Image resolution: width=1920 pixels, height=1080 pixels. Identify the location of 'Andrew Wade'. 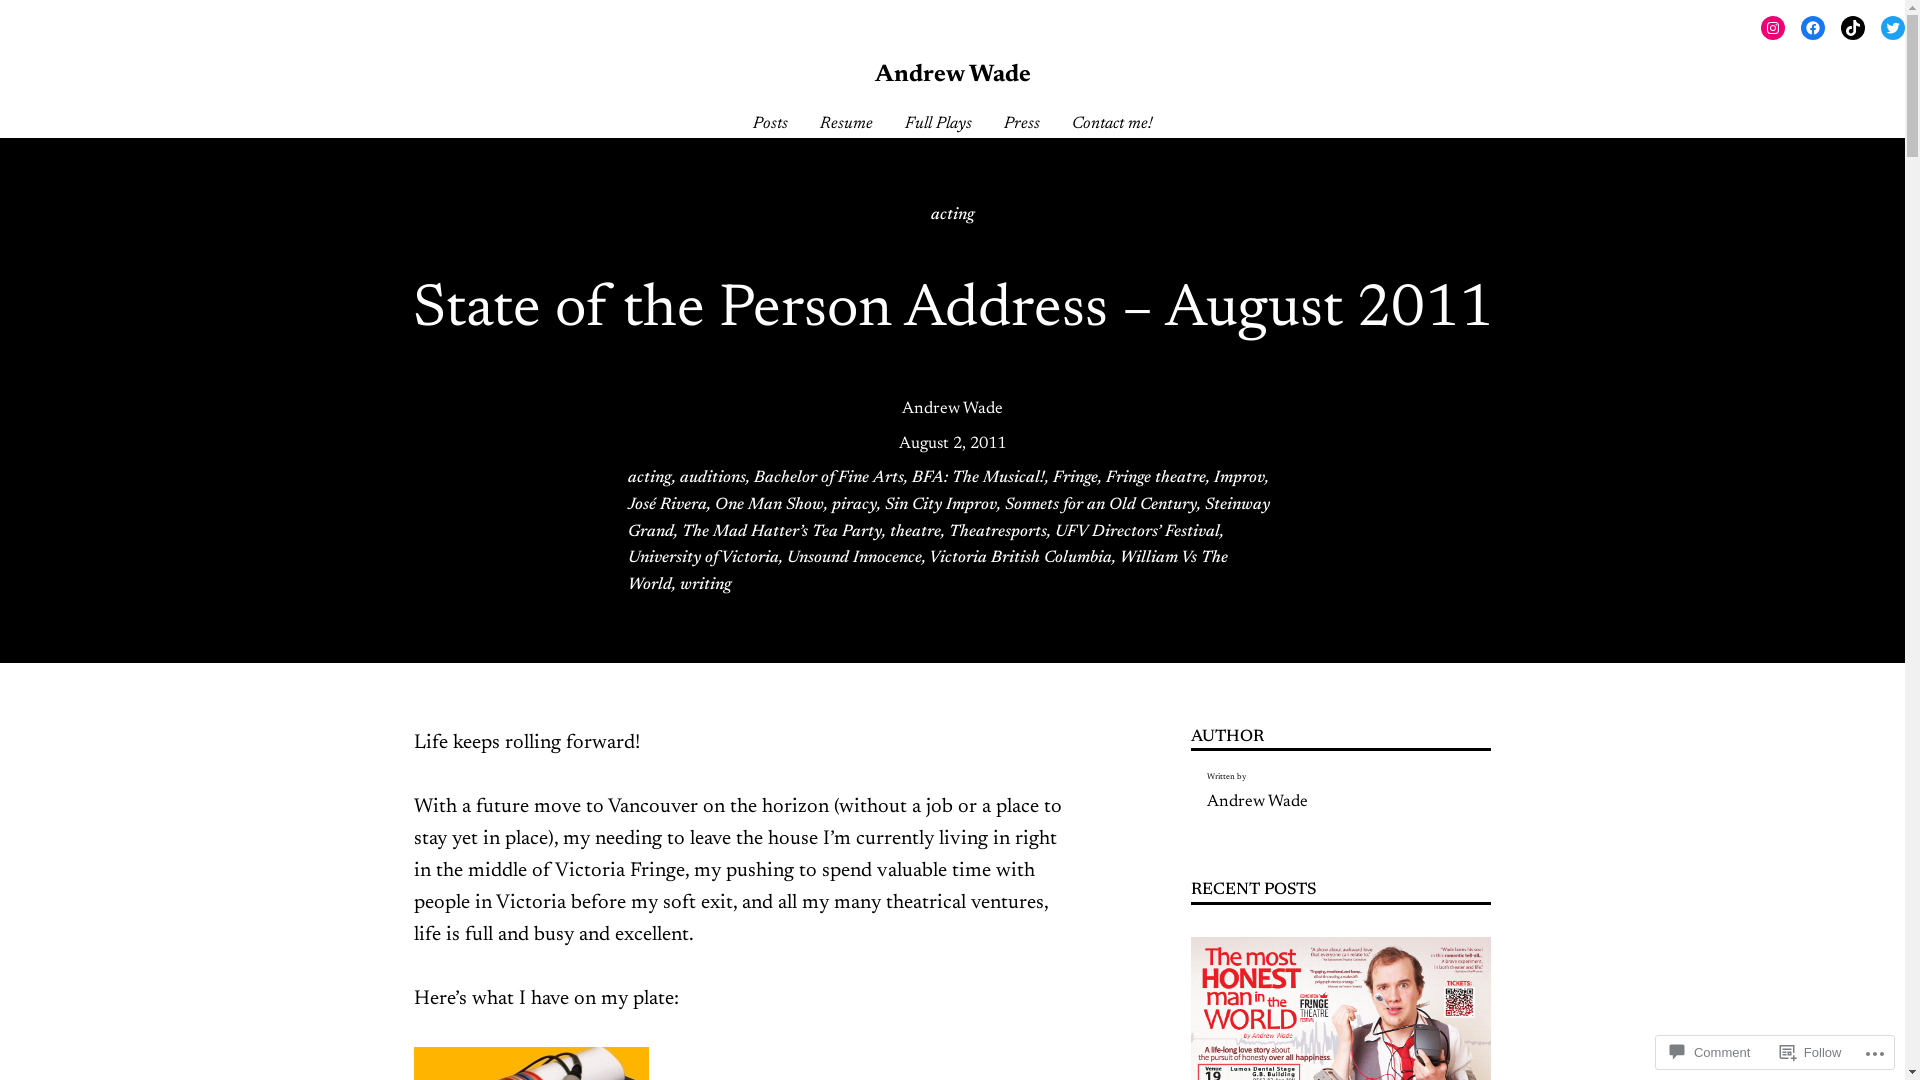
(951, 407).